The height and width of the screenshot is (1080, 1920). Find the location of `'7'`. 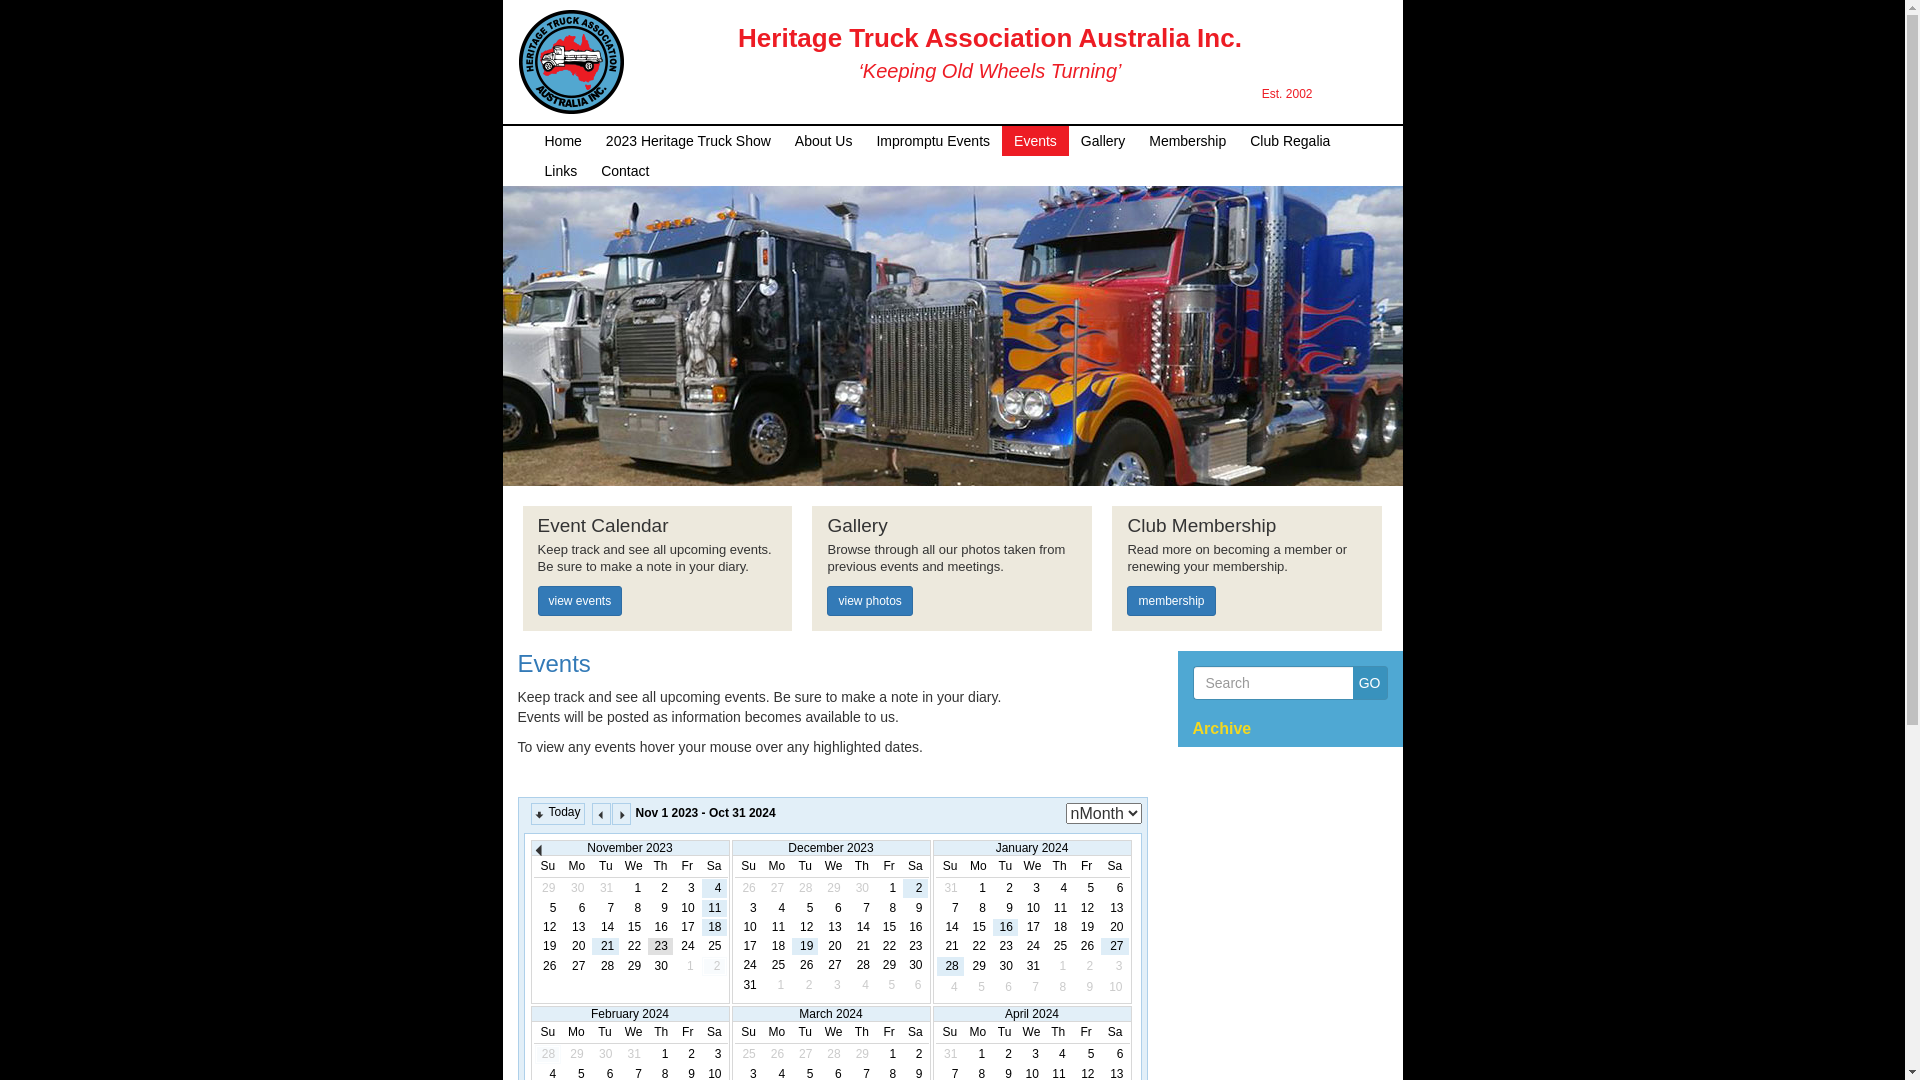

'7' is located at coordinates (592, 908).